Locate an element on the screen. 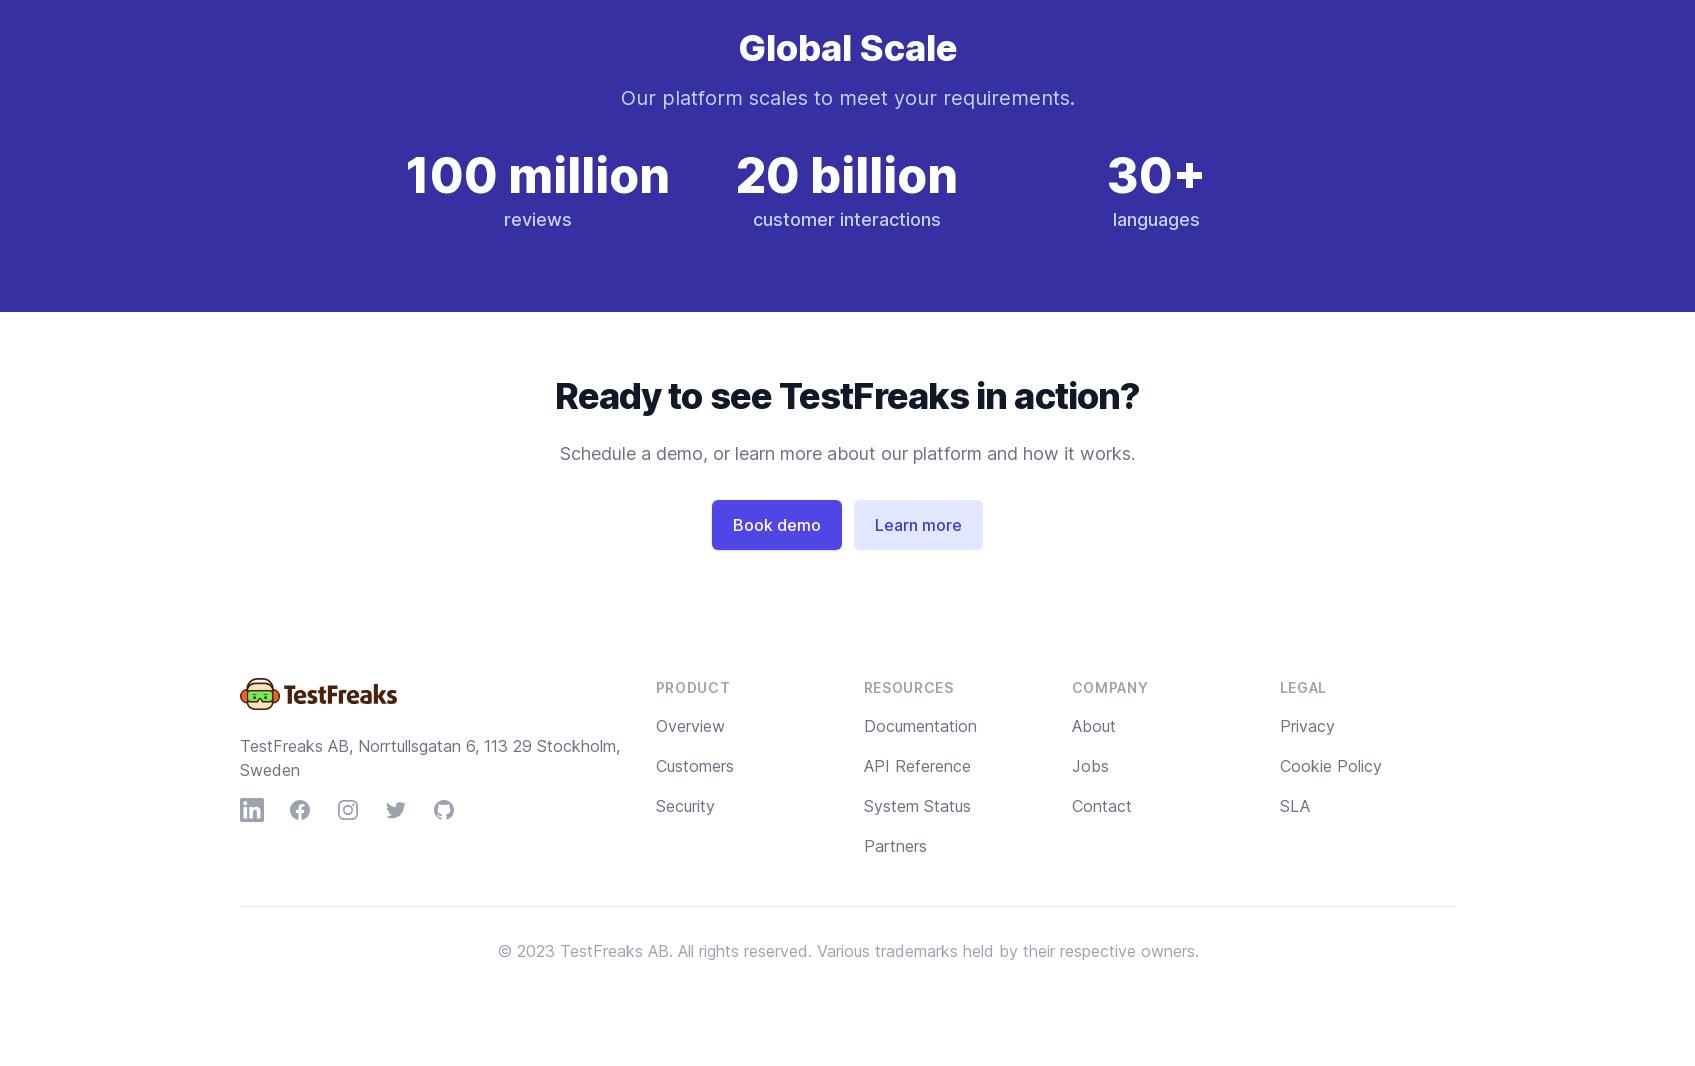 The height and width of the screenshot is (1066, 1695). 'Book demo' is located at coordinates (775, 525).